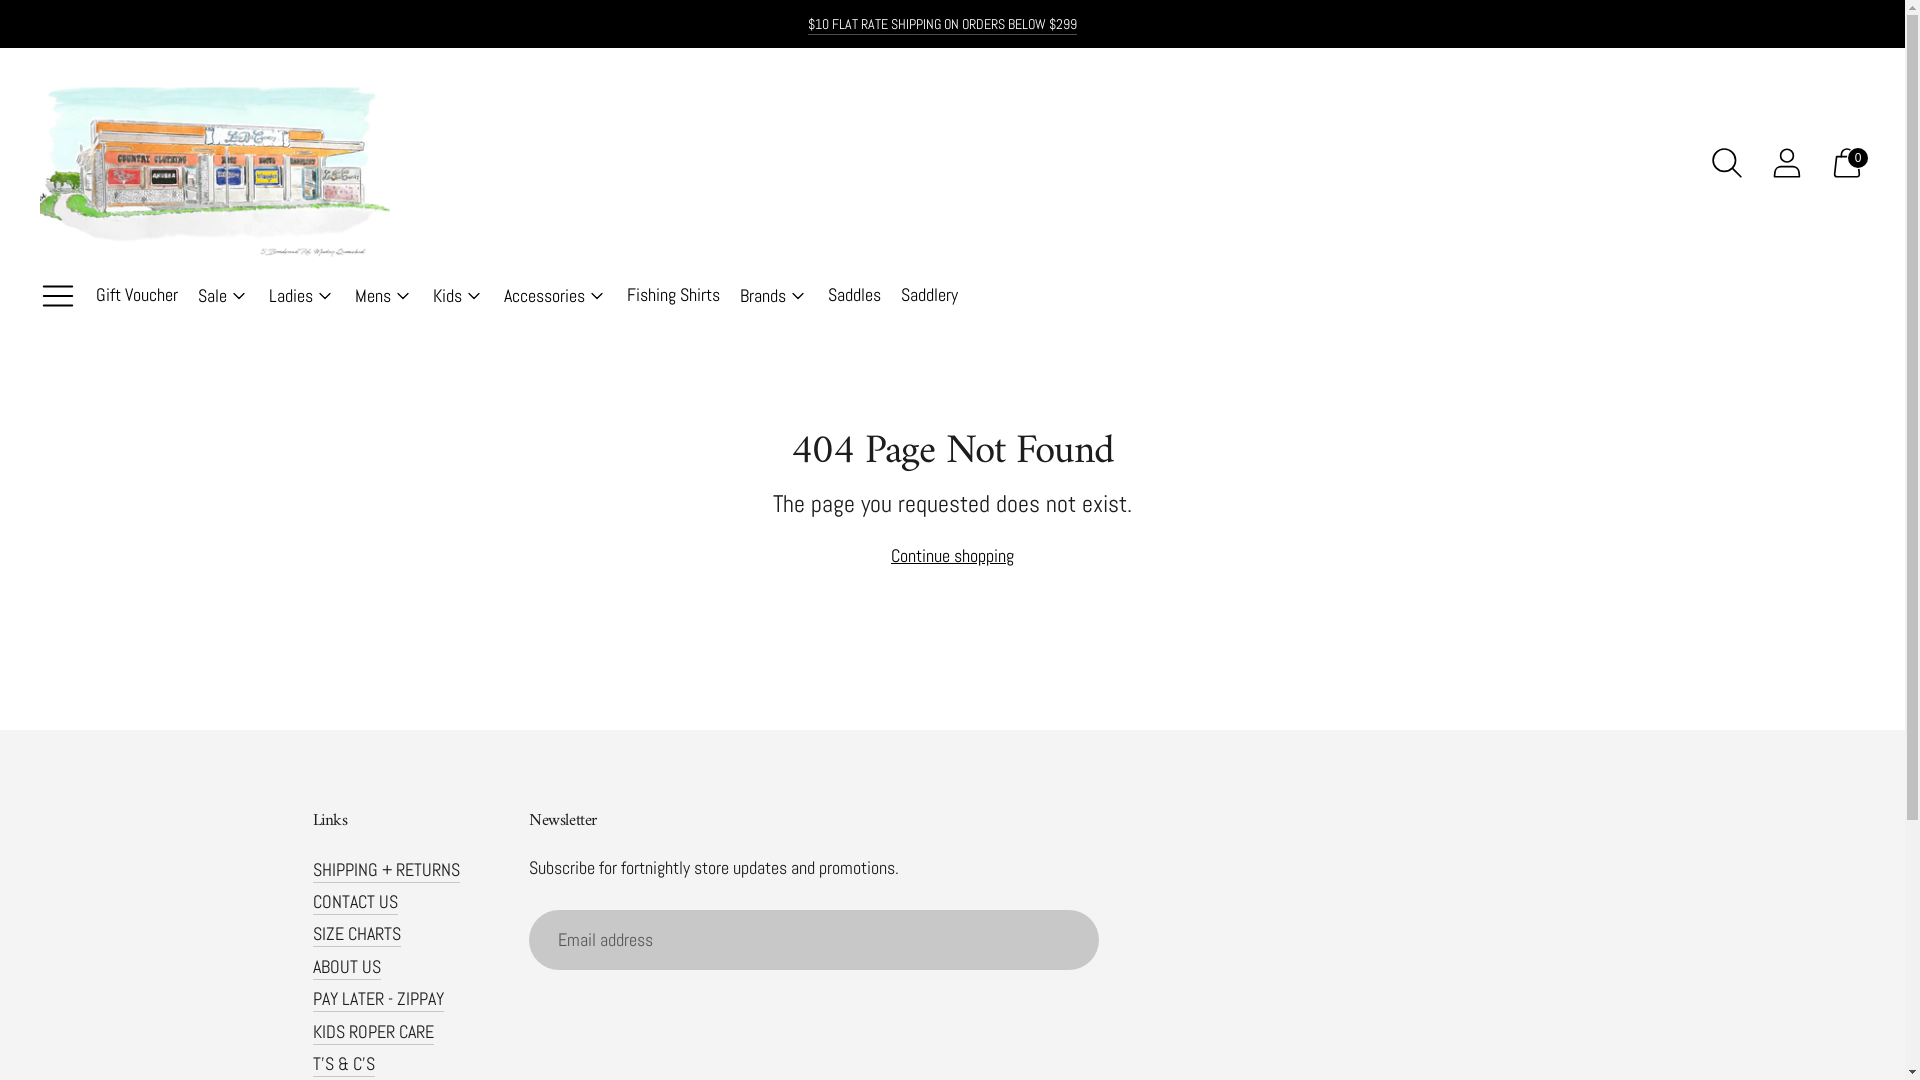 This screenshot has height=1080, width=1920. Describe the element at coordinates (372, 1031) in the screenshot. I see `'KIDS ROPER CARE'` at that location.